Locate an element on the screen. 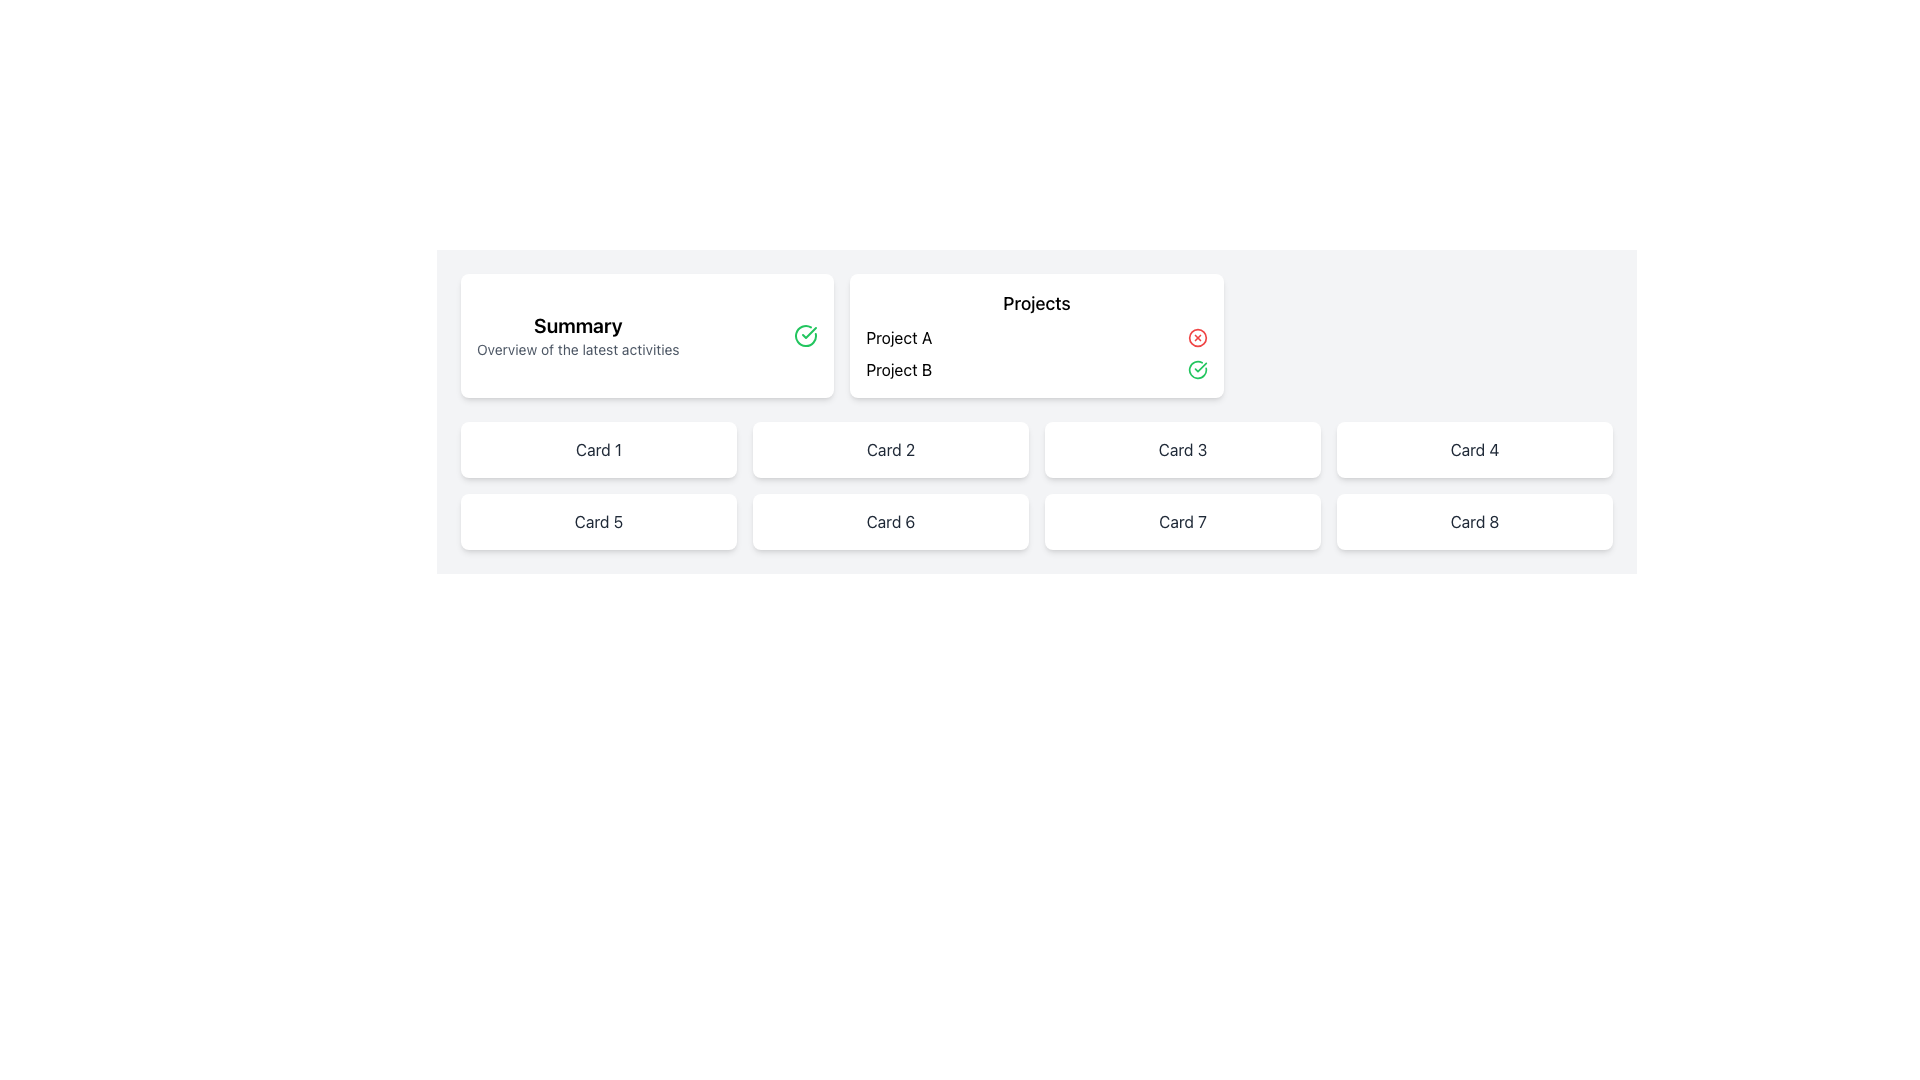  the non-interactive visual card labeled 'Card 3', which is positioned in the top row of a grid layout between 'Card 2' and 'Card 4' is located at coordinates (1182, 450).